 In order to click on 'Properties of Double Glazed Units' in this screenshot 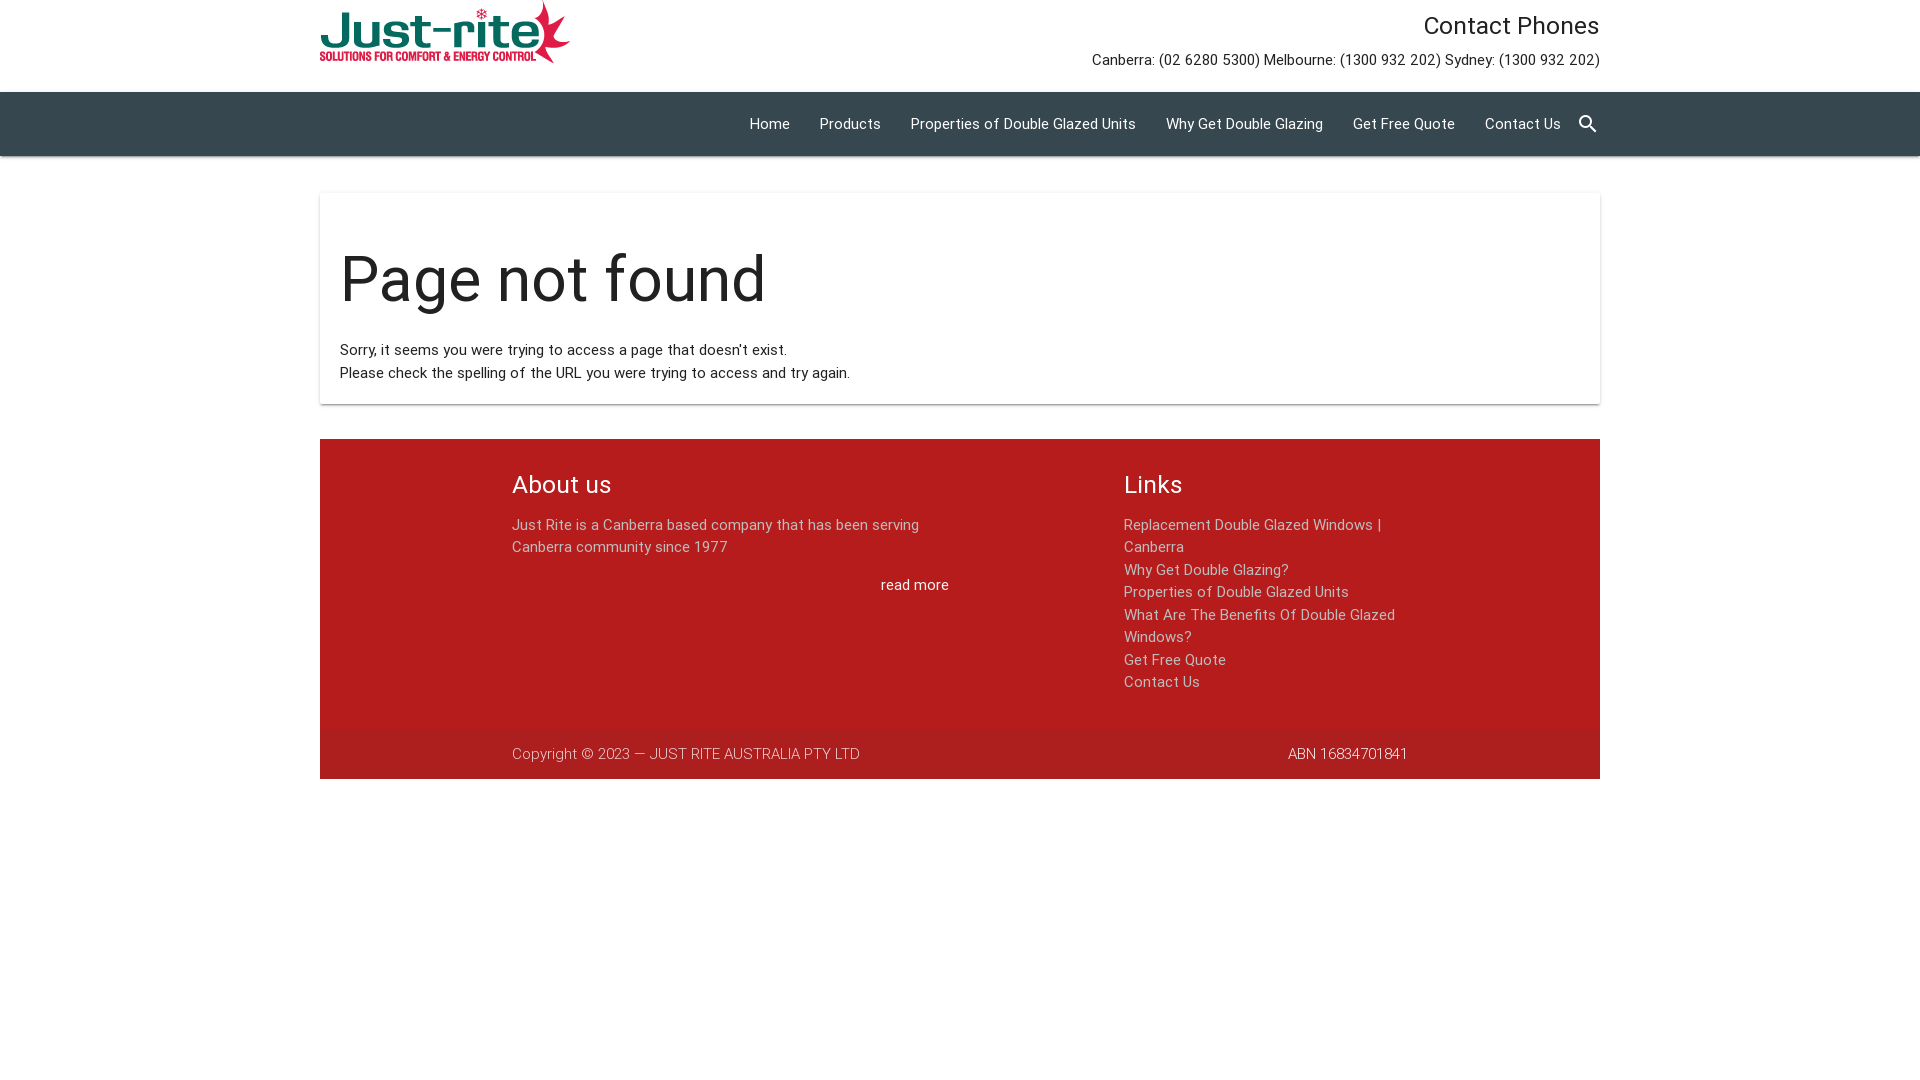, I will do `click(1023, 123)`.